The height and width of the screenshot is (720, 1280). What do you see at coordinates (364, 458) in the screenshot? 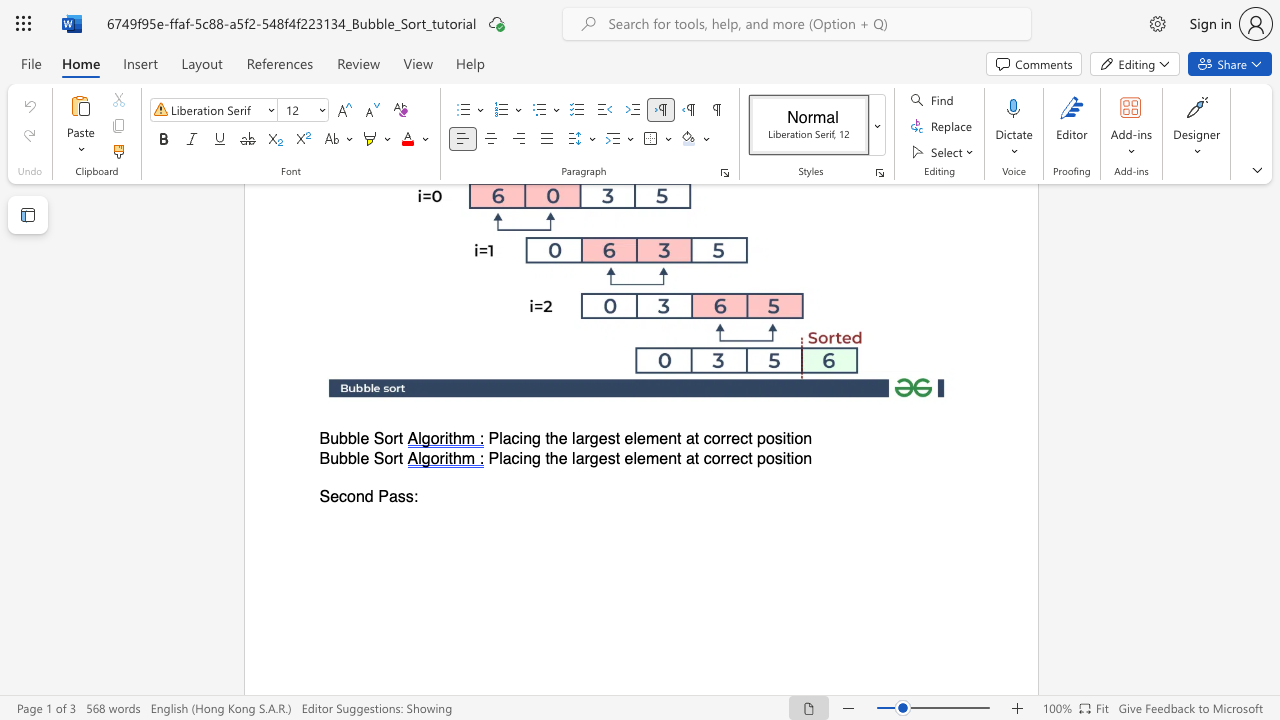
I see `the 1th character "e" in the text` at bounding box center [364, 458].